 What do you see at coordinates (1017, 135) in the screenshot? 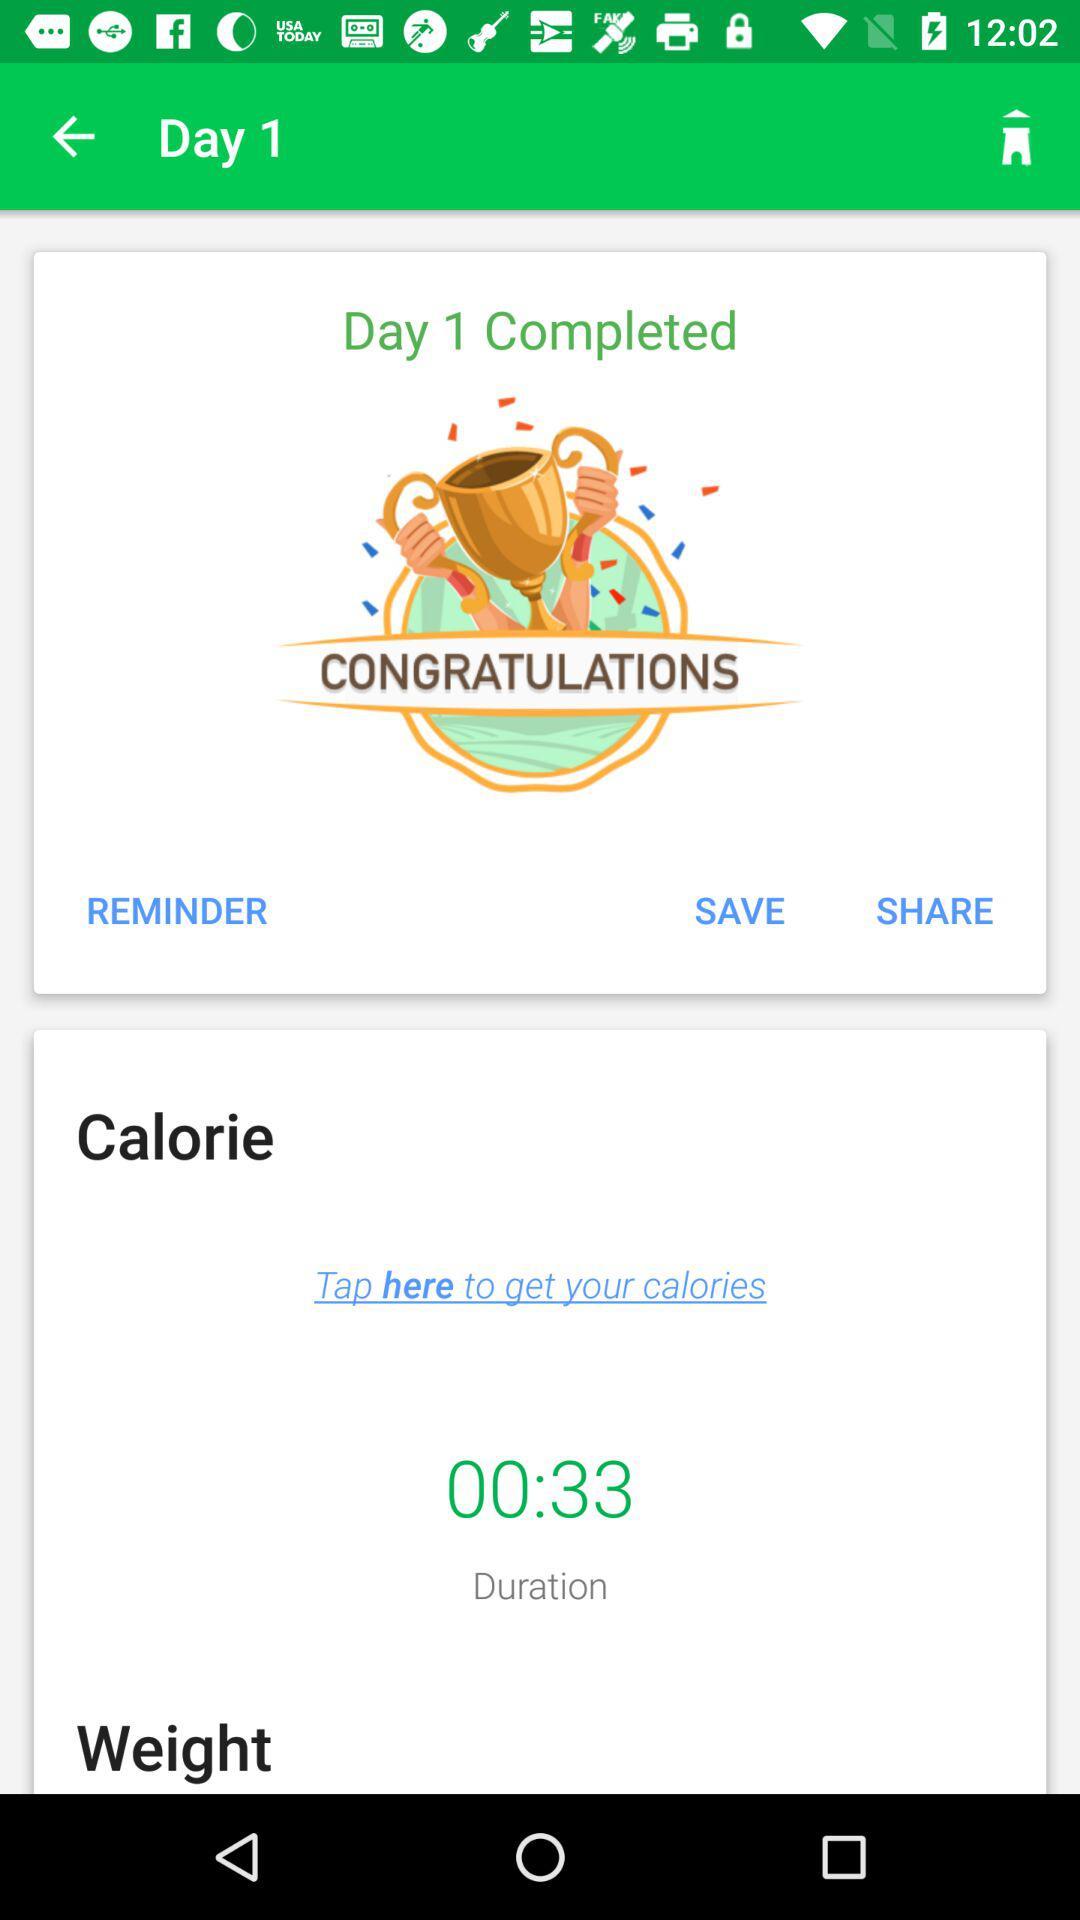
I see `the item to the right of day 1 icon` at bounding box center [1017, 135].